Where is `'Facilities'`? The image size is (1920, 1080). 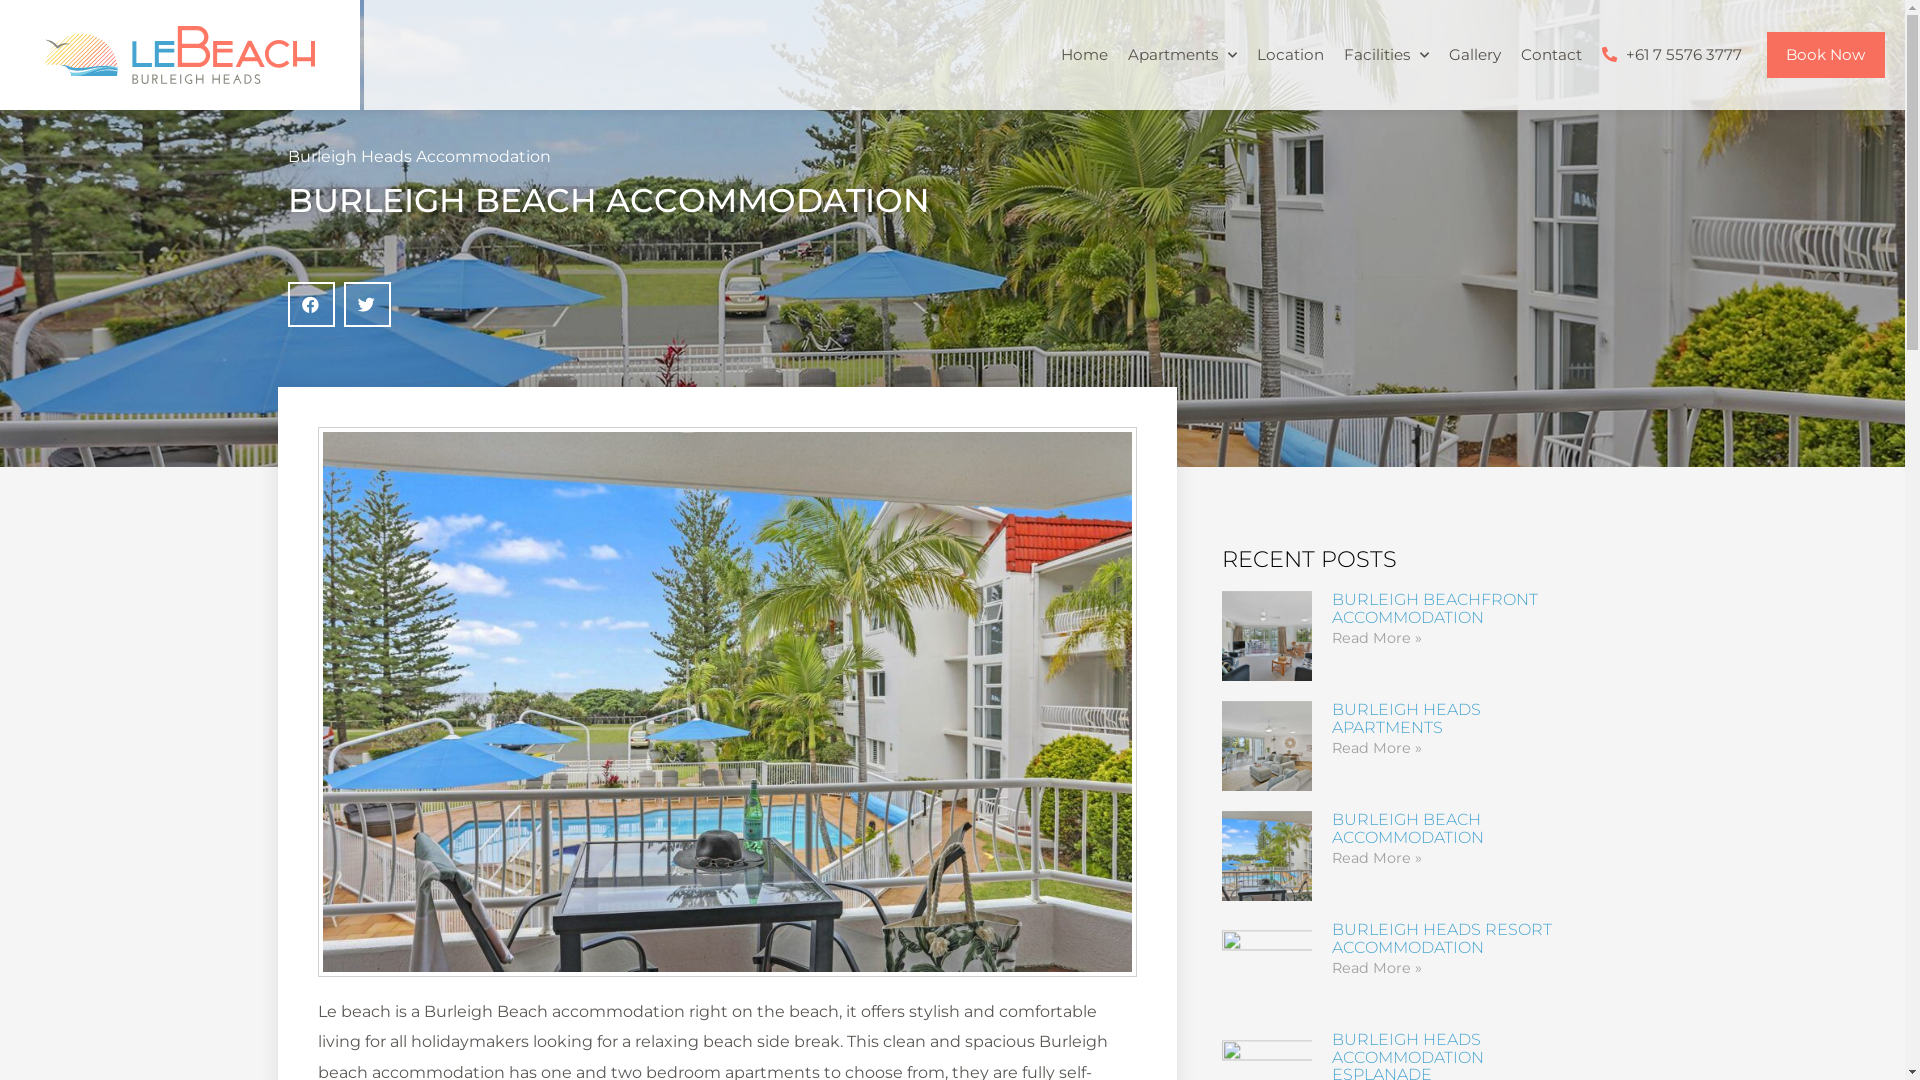 'Facilities' is located at coordinates (1385, 53).